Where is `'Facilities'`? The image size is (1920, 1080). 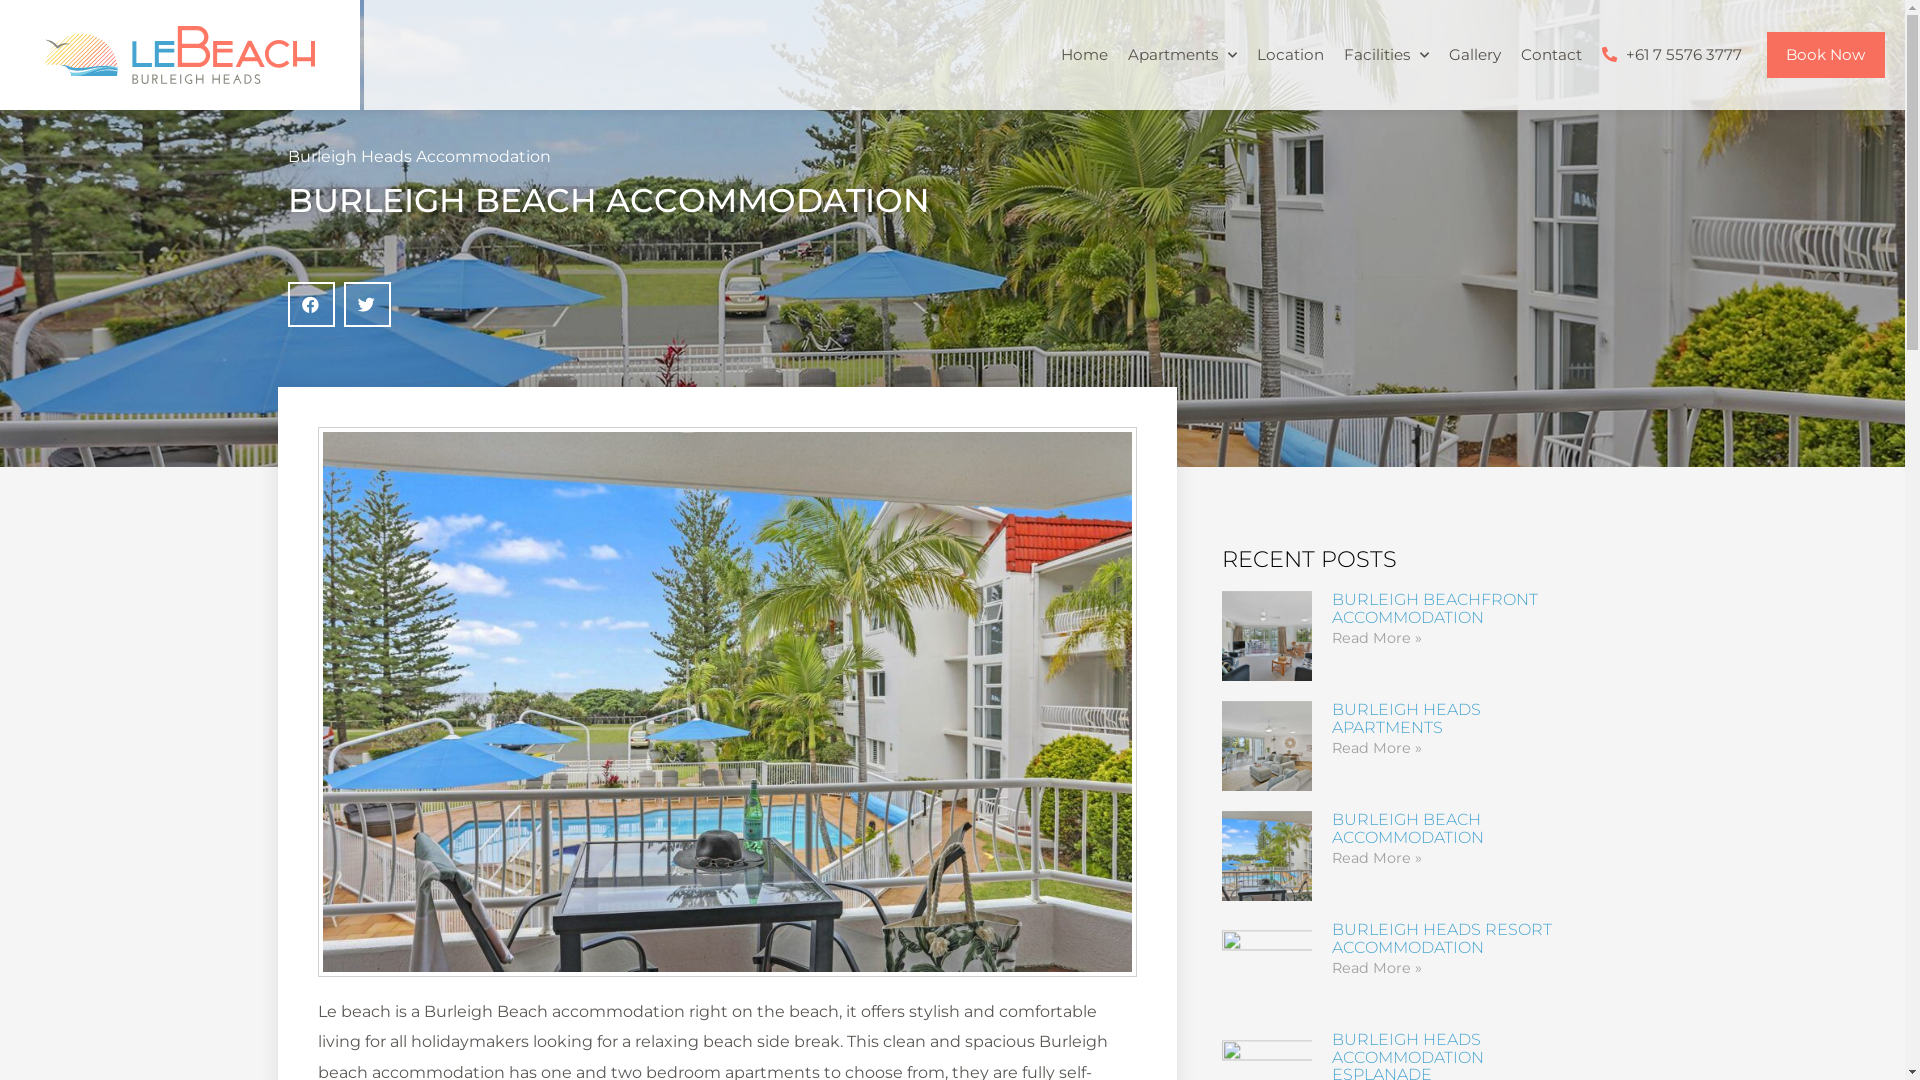 'Facilities' is located at coordinates (1385, 53).